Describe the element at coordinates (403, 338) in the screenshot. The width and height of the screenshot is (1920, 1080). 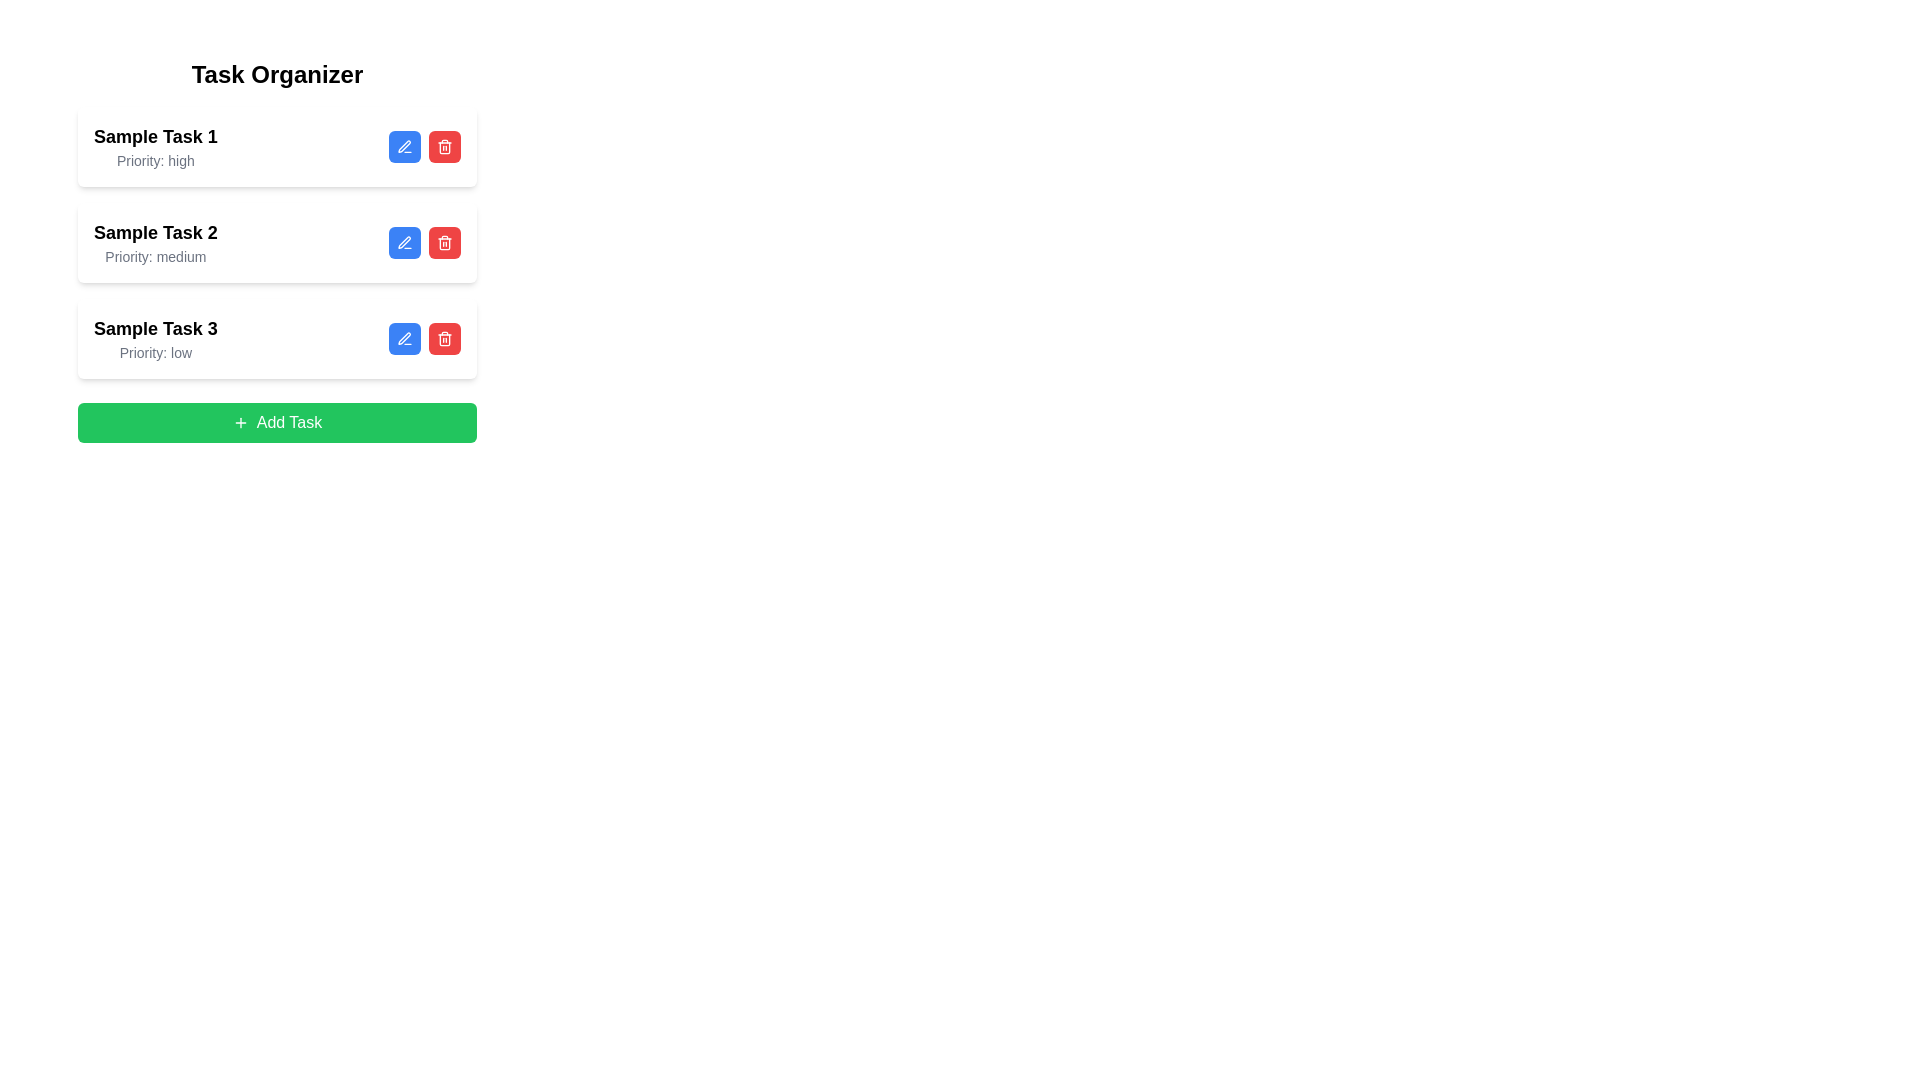
I see `the edit button to modify the details of 'Sample Task 3' located in the action section of its task card` at that location.